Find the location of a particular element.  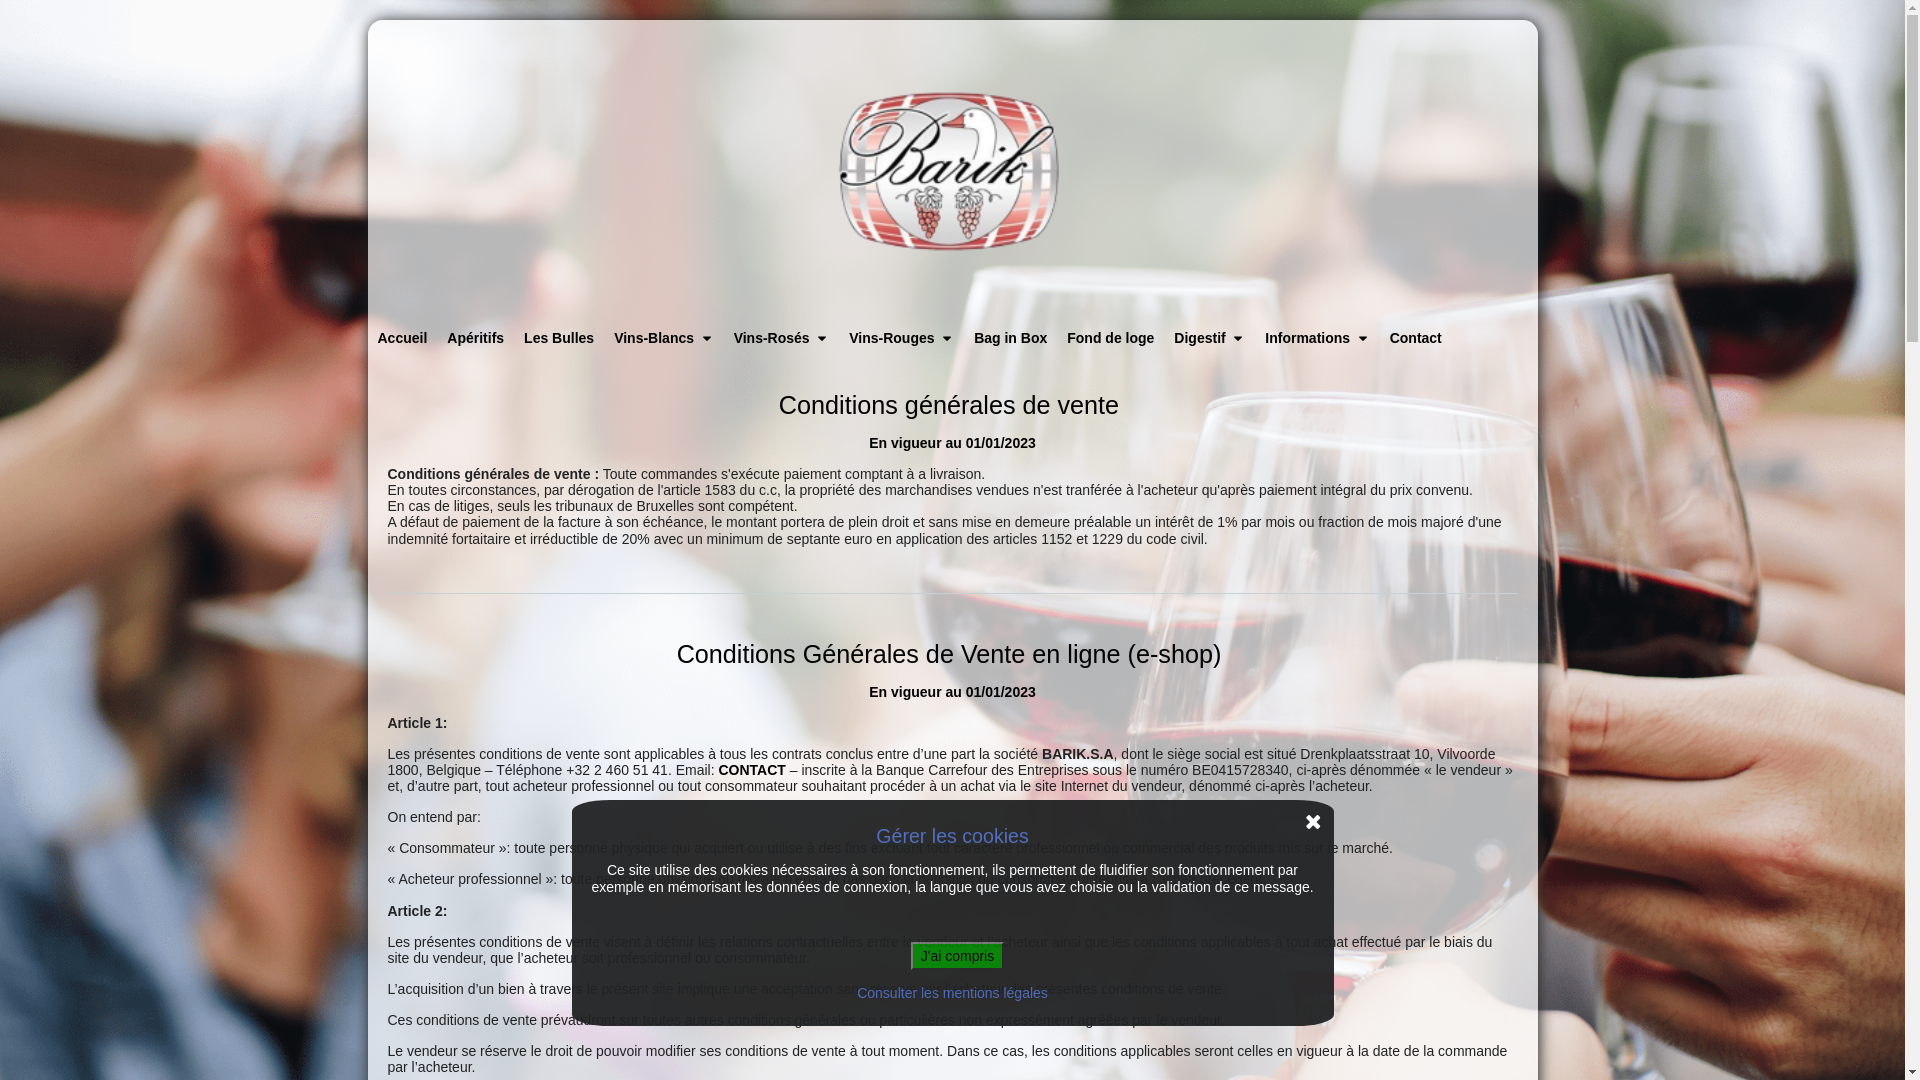

'CONTACT' is located at coordinates (750, 769).